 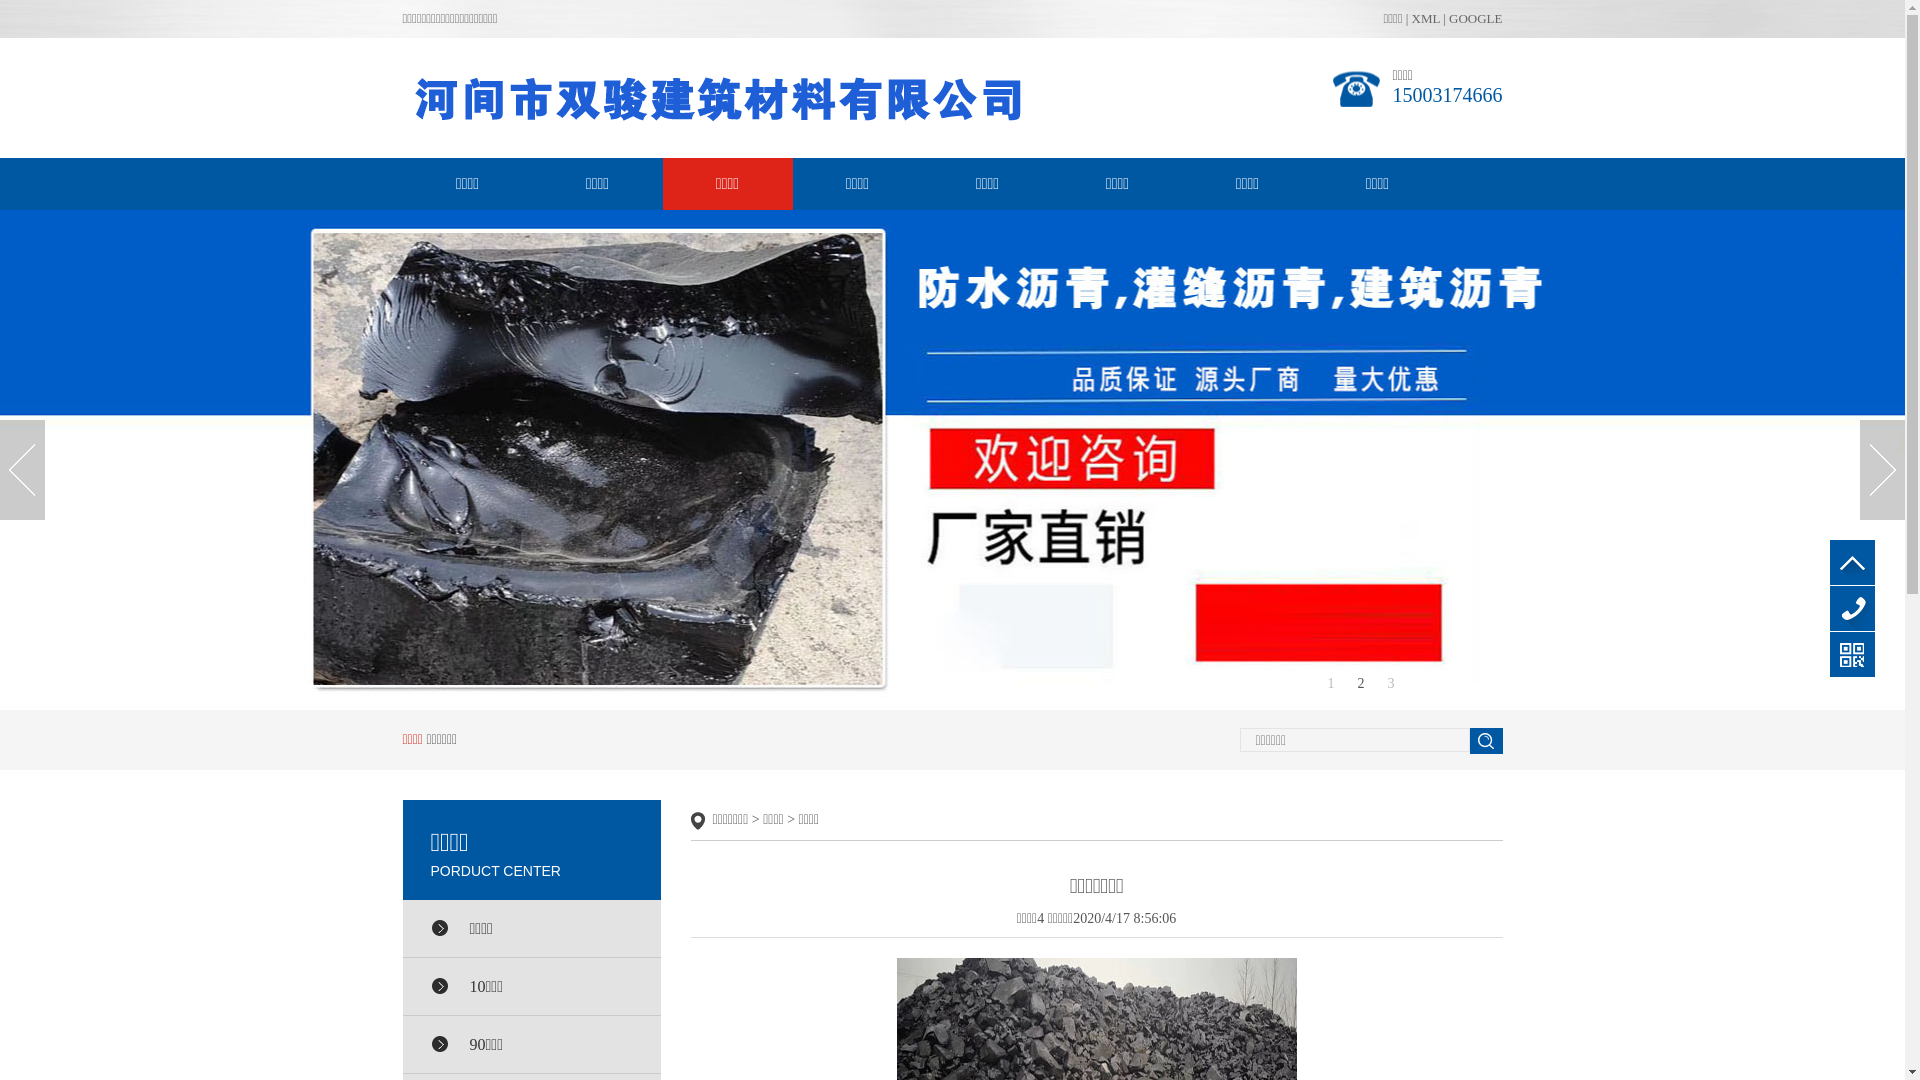 What do you see at coordinates (1424, 18) in the screenshot?
I see `'XML'` at bounding box center [1424, 18].